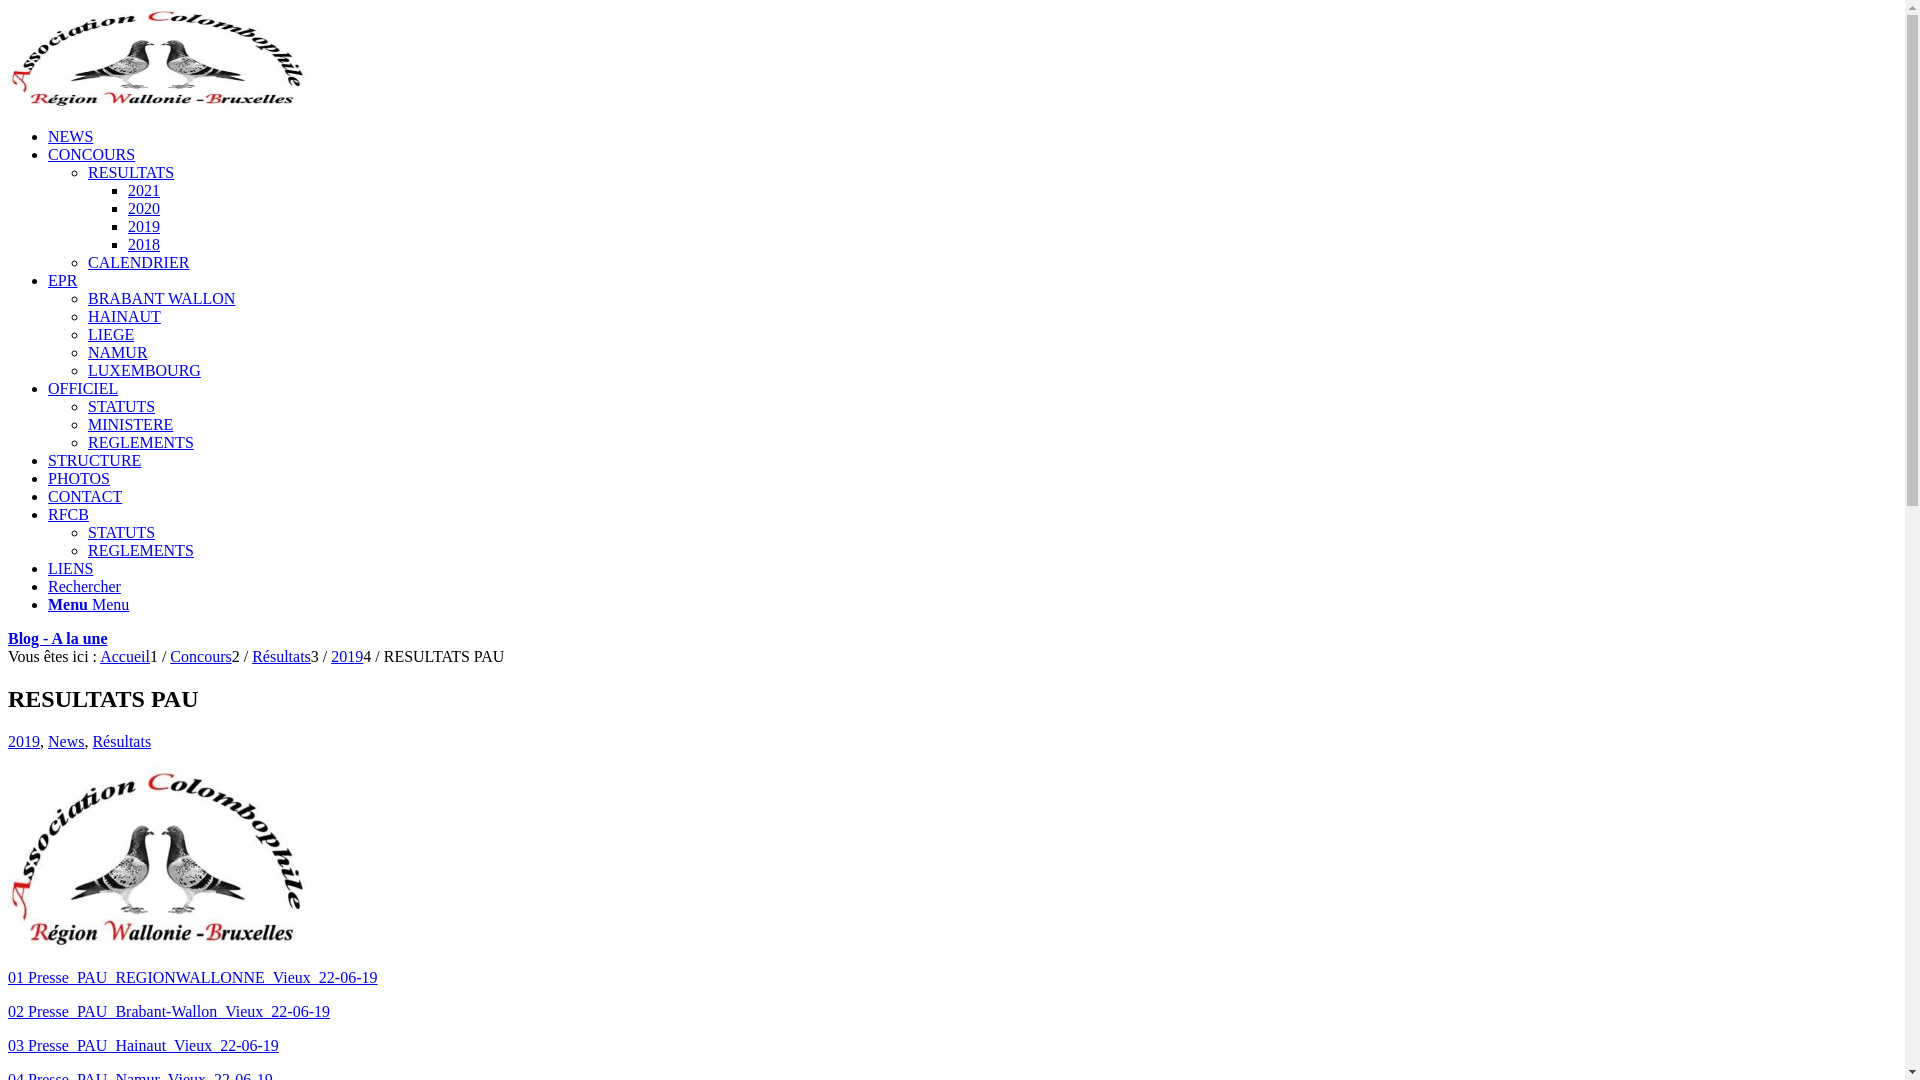 Image resolution: width=1920 pixels, height=1080 pixels. I want to click on 'NEWS', so click(48, 135).